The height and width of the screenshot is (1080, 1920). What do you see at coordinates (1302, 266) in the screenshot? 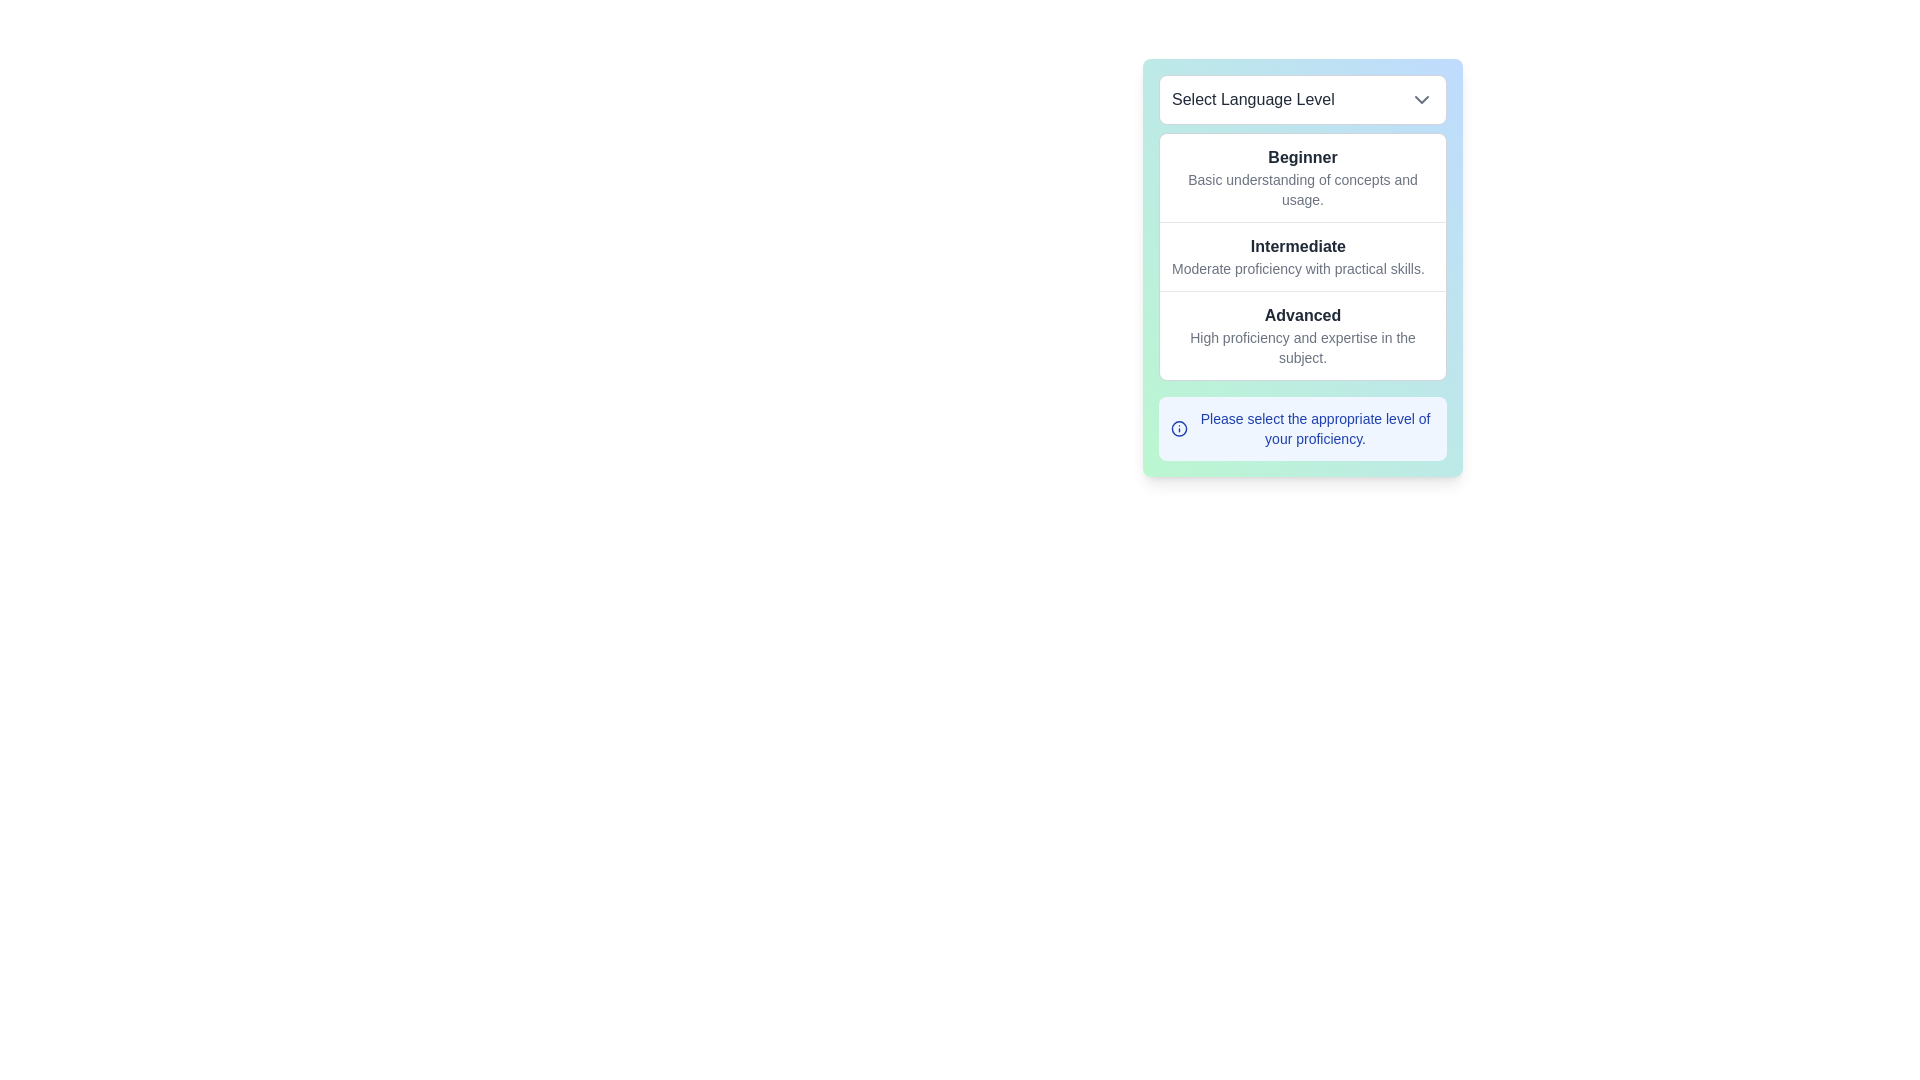
I see `the Dropdown menu option` at bounding box center [1302, 266].